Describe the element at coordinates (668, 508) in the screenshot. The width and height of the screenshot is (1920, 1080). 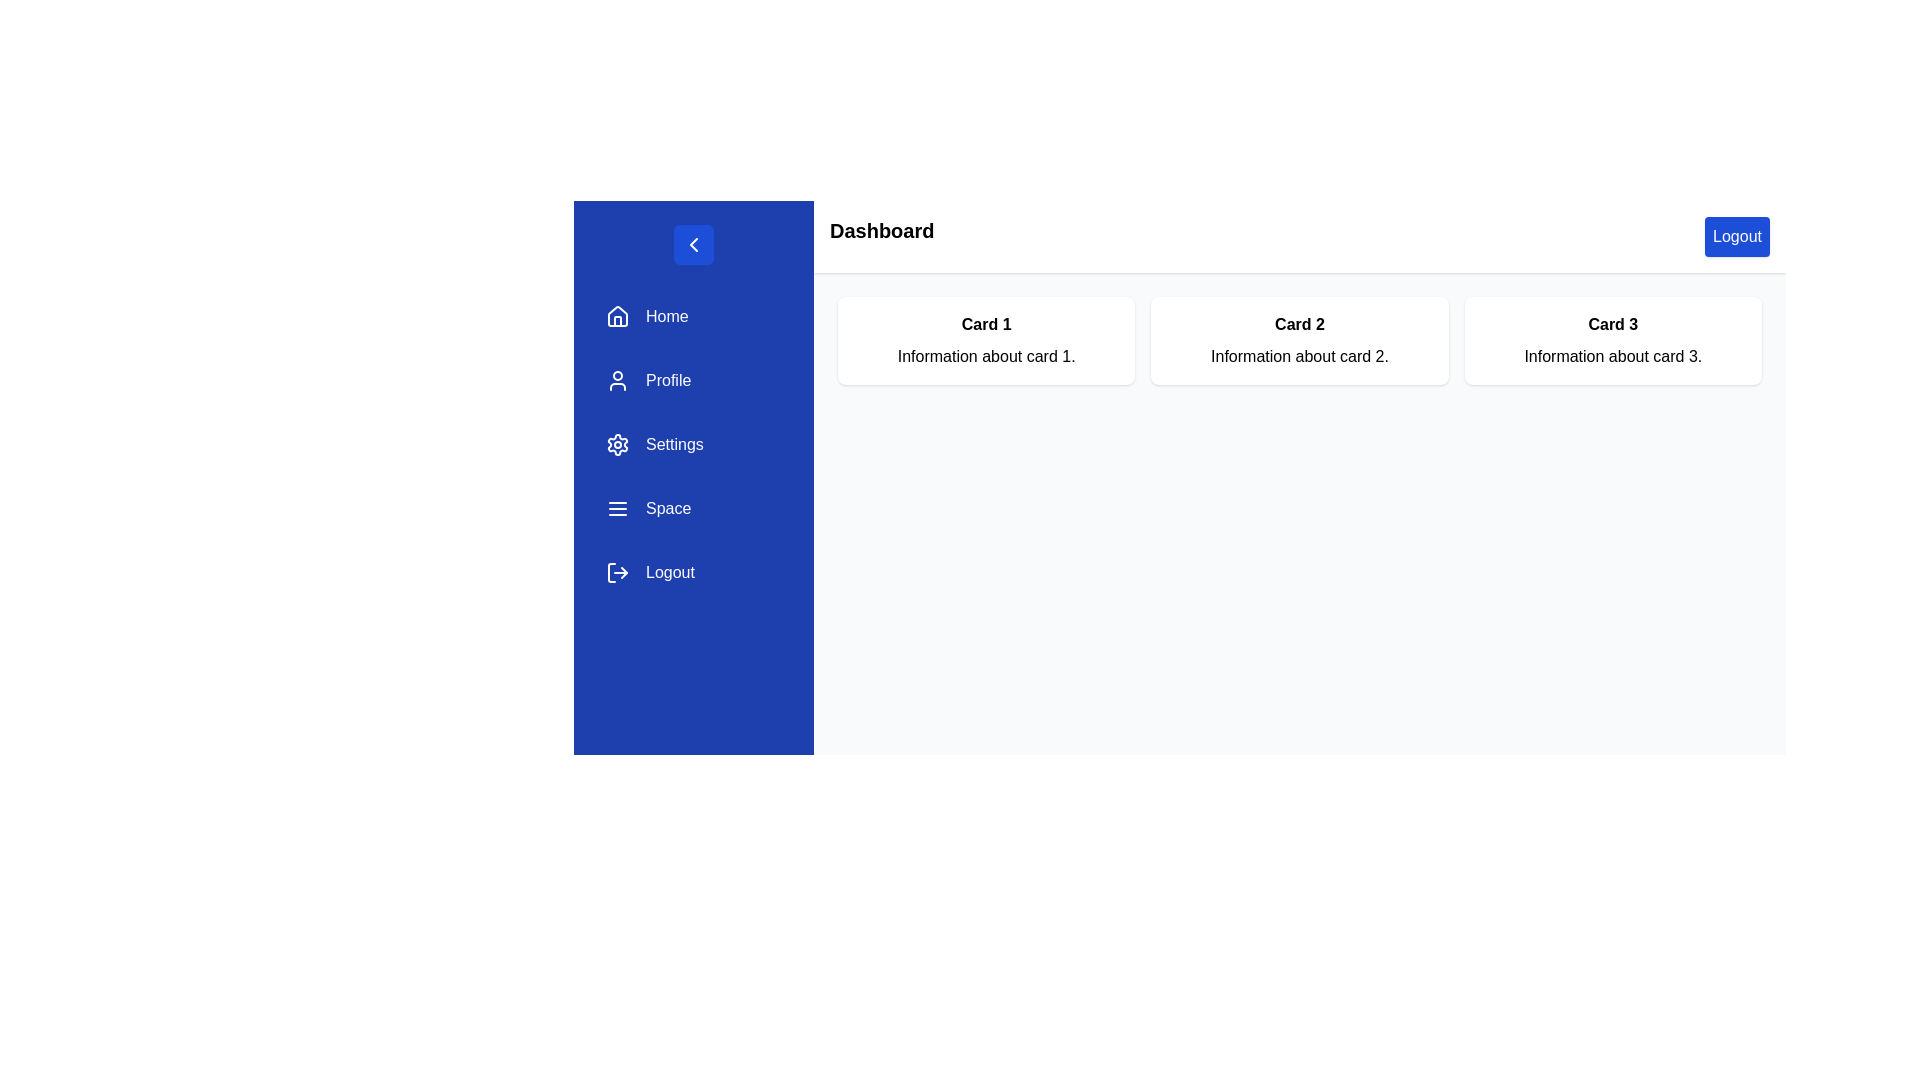
I see `the text label 'Space' styled with white font on a blue background in the left-hand sidebar menu` at that location.